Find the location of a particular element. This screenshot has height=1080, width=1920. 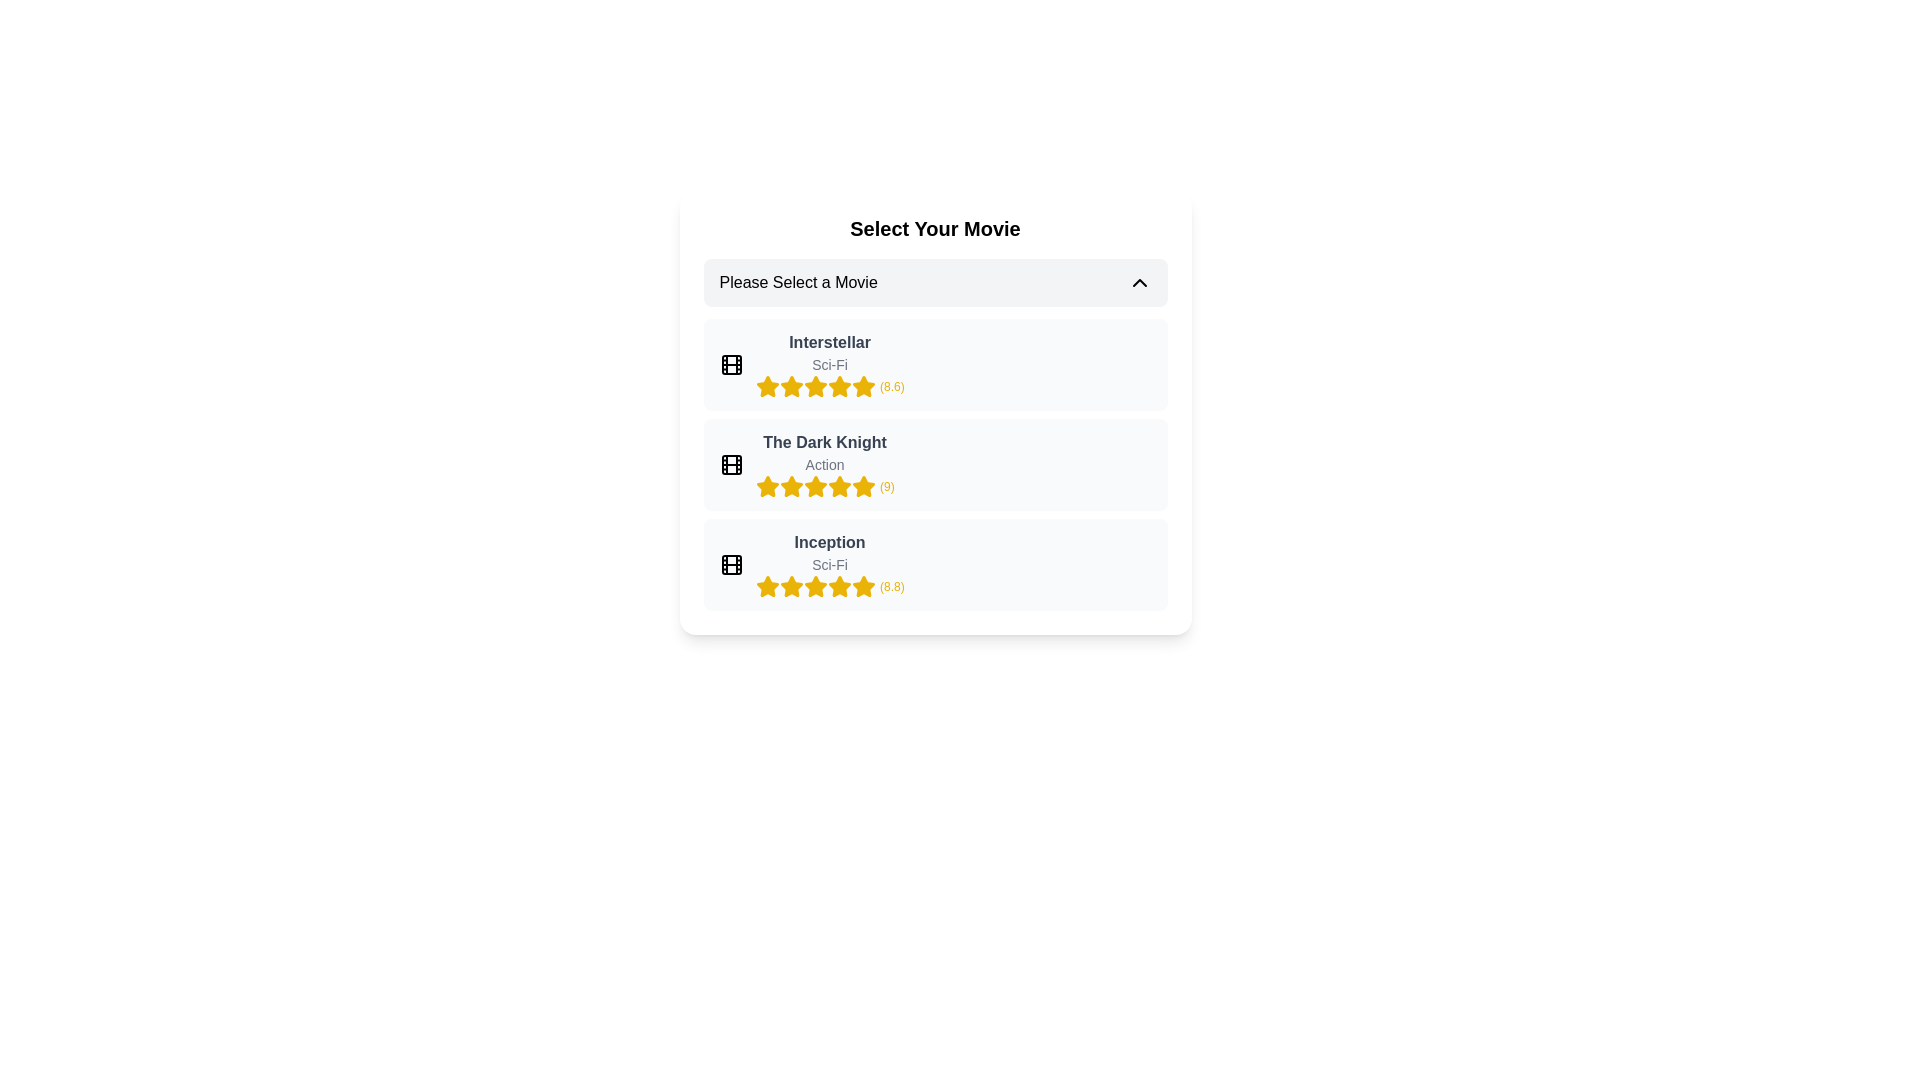

the sixth yellow star icon representing the rating for 'The Dark Knight' movie entry is located at coordinates (839, 486).